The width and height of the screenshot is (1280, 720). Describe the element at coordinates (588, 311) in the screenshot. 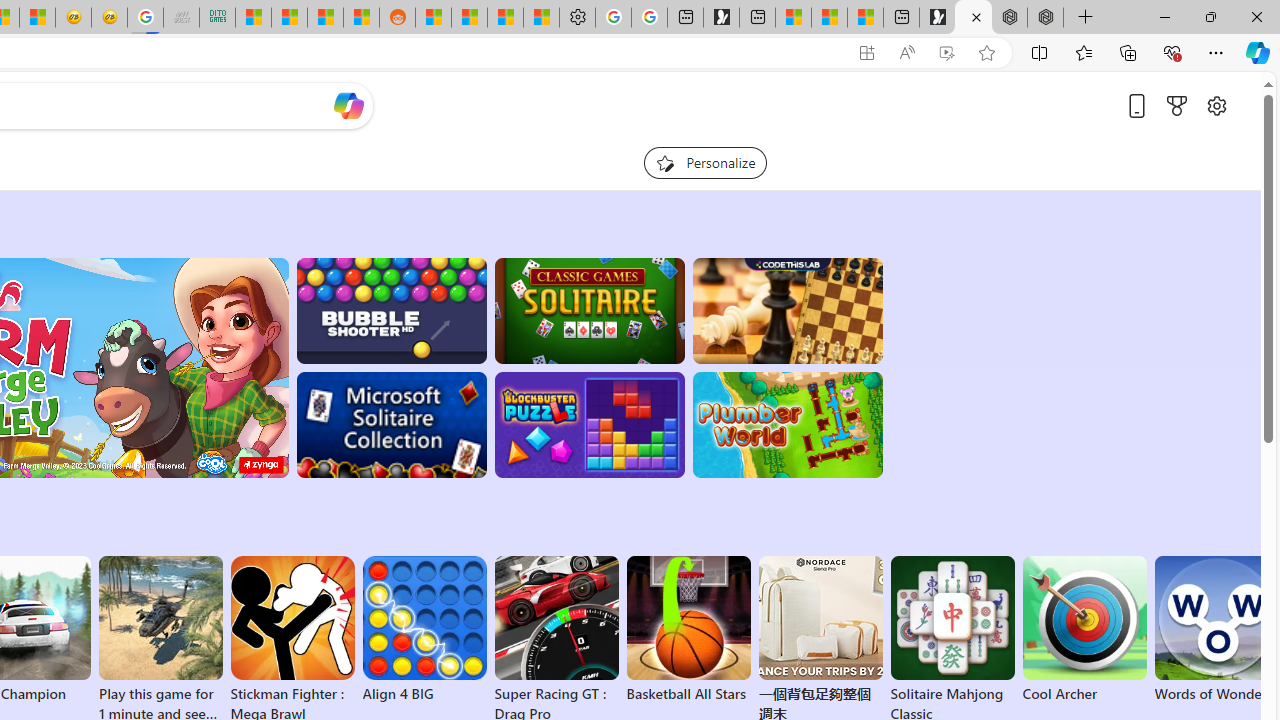

I see `'Classic Solitaire'` at that location.